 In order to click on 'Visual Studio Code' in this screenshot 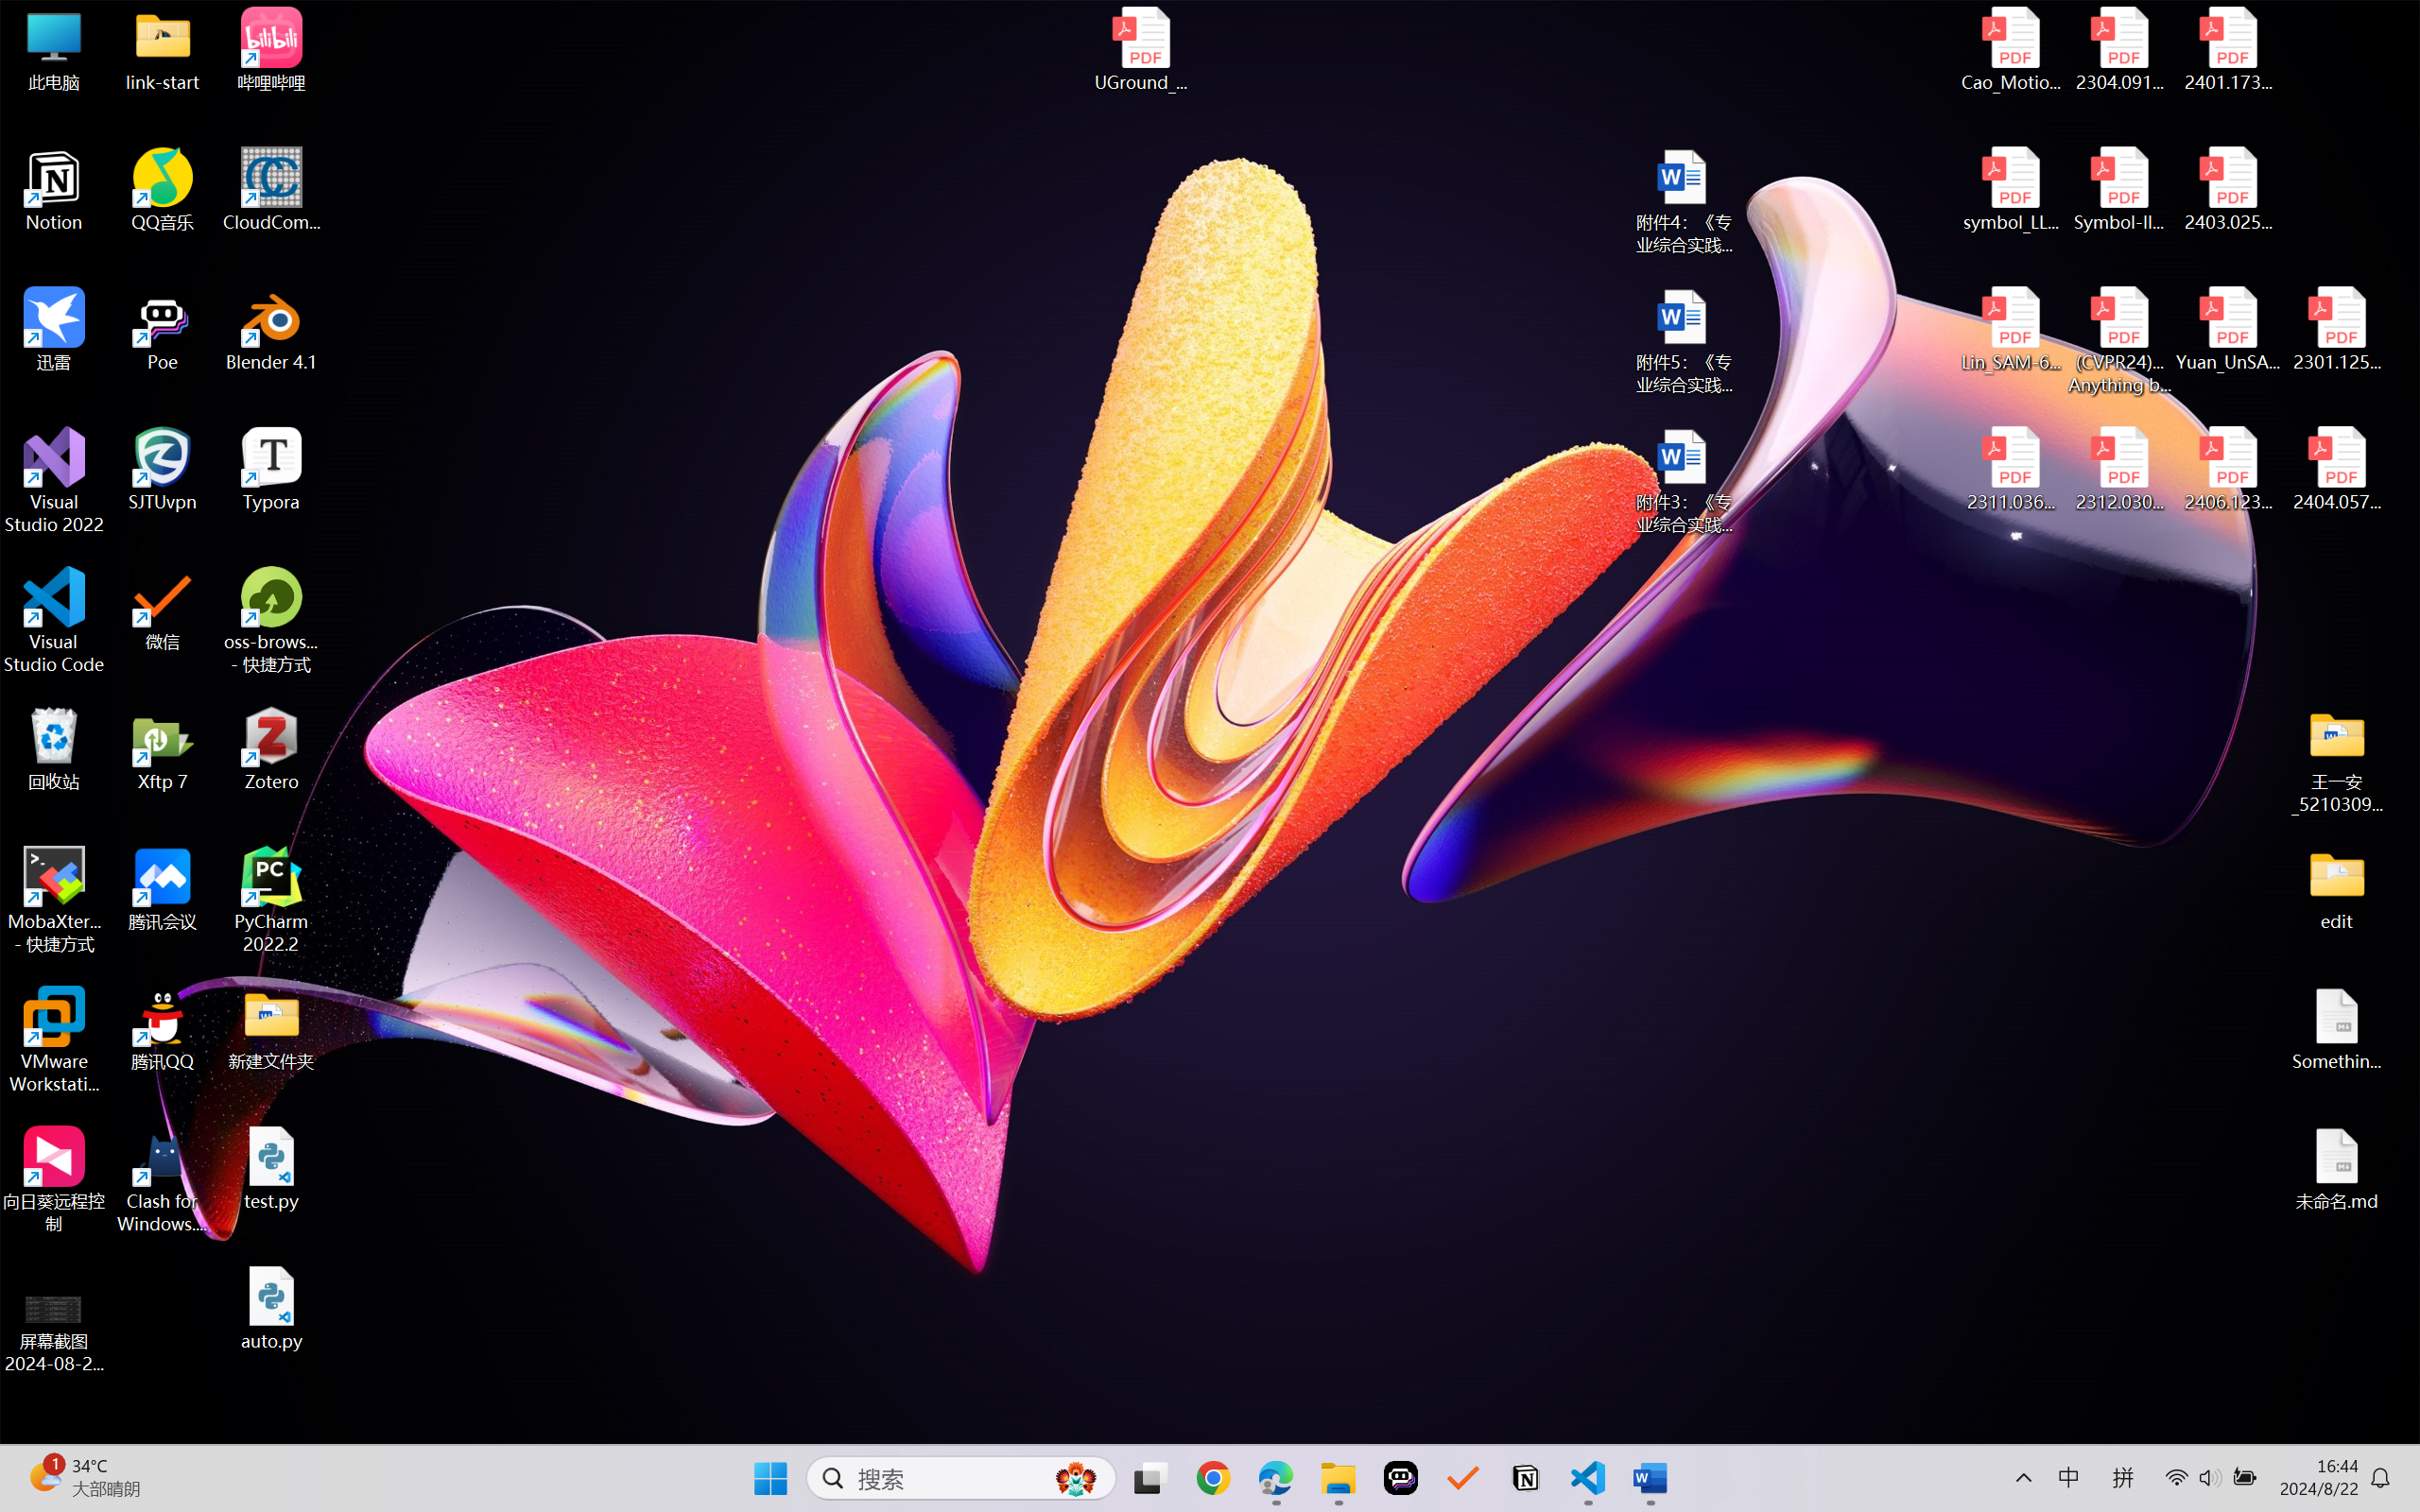, I will do `click(53, 619)`.